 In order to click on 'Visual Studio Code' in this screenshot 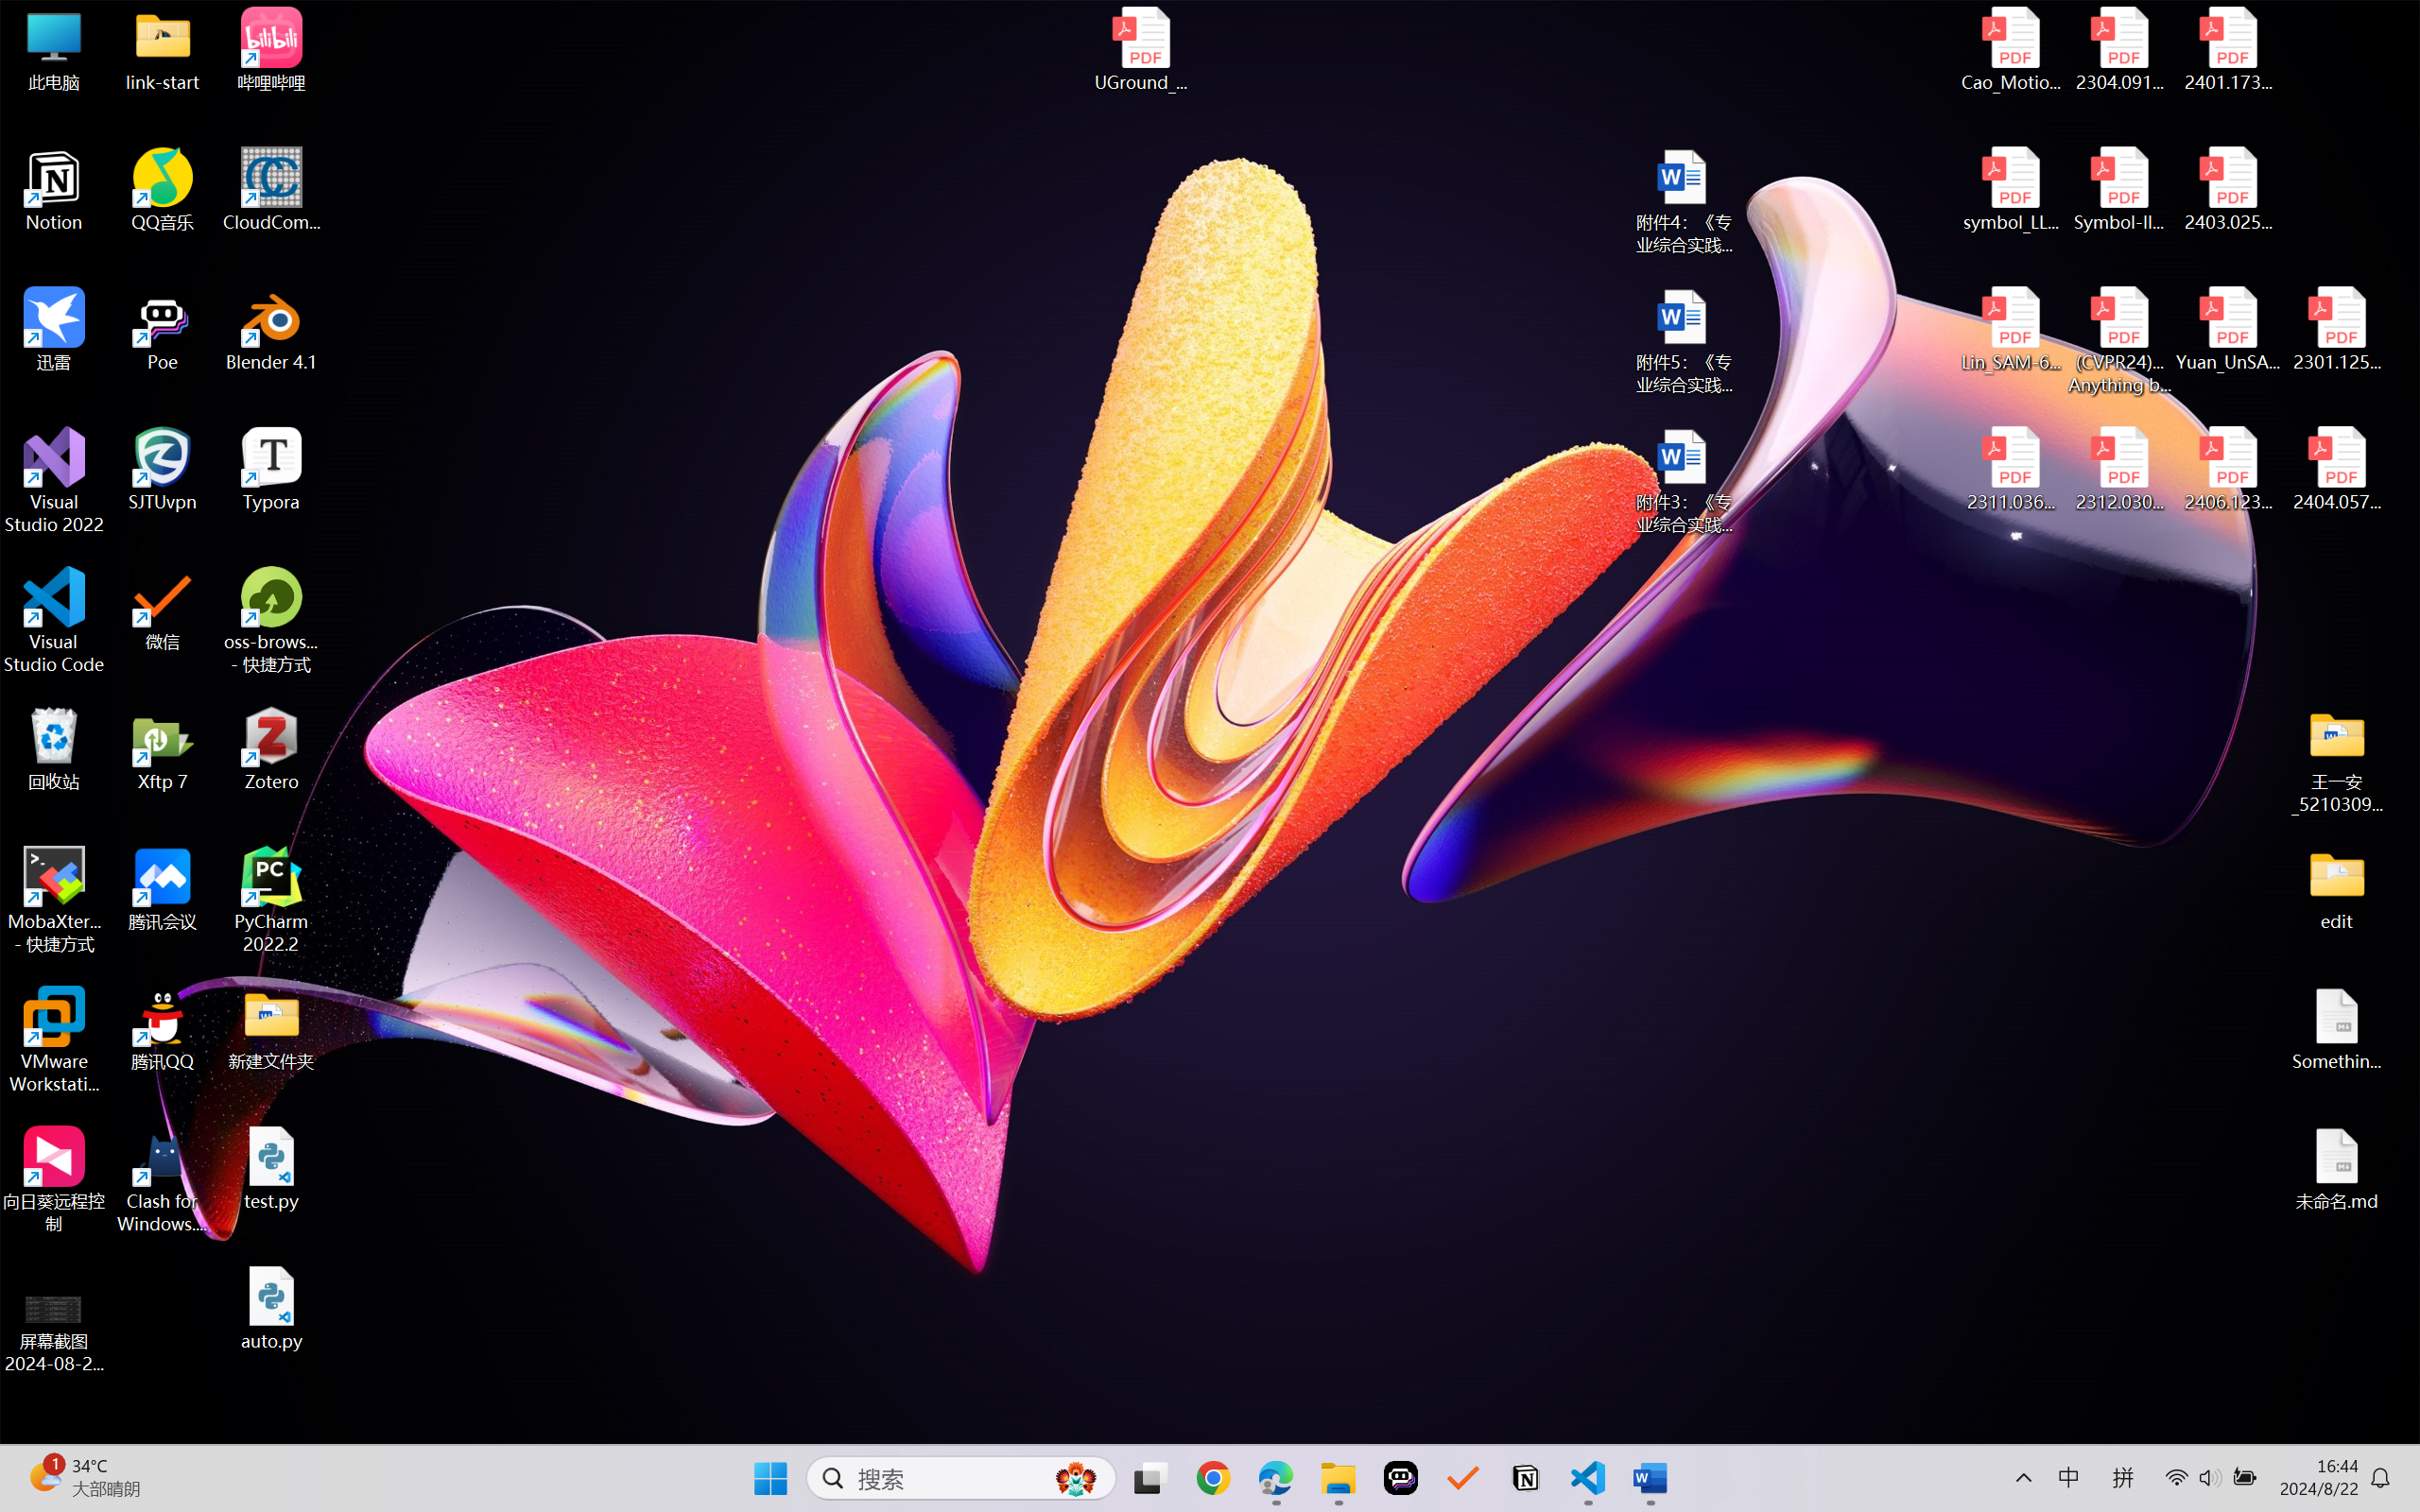, I will do `click(53, 619)`.